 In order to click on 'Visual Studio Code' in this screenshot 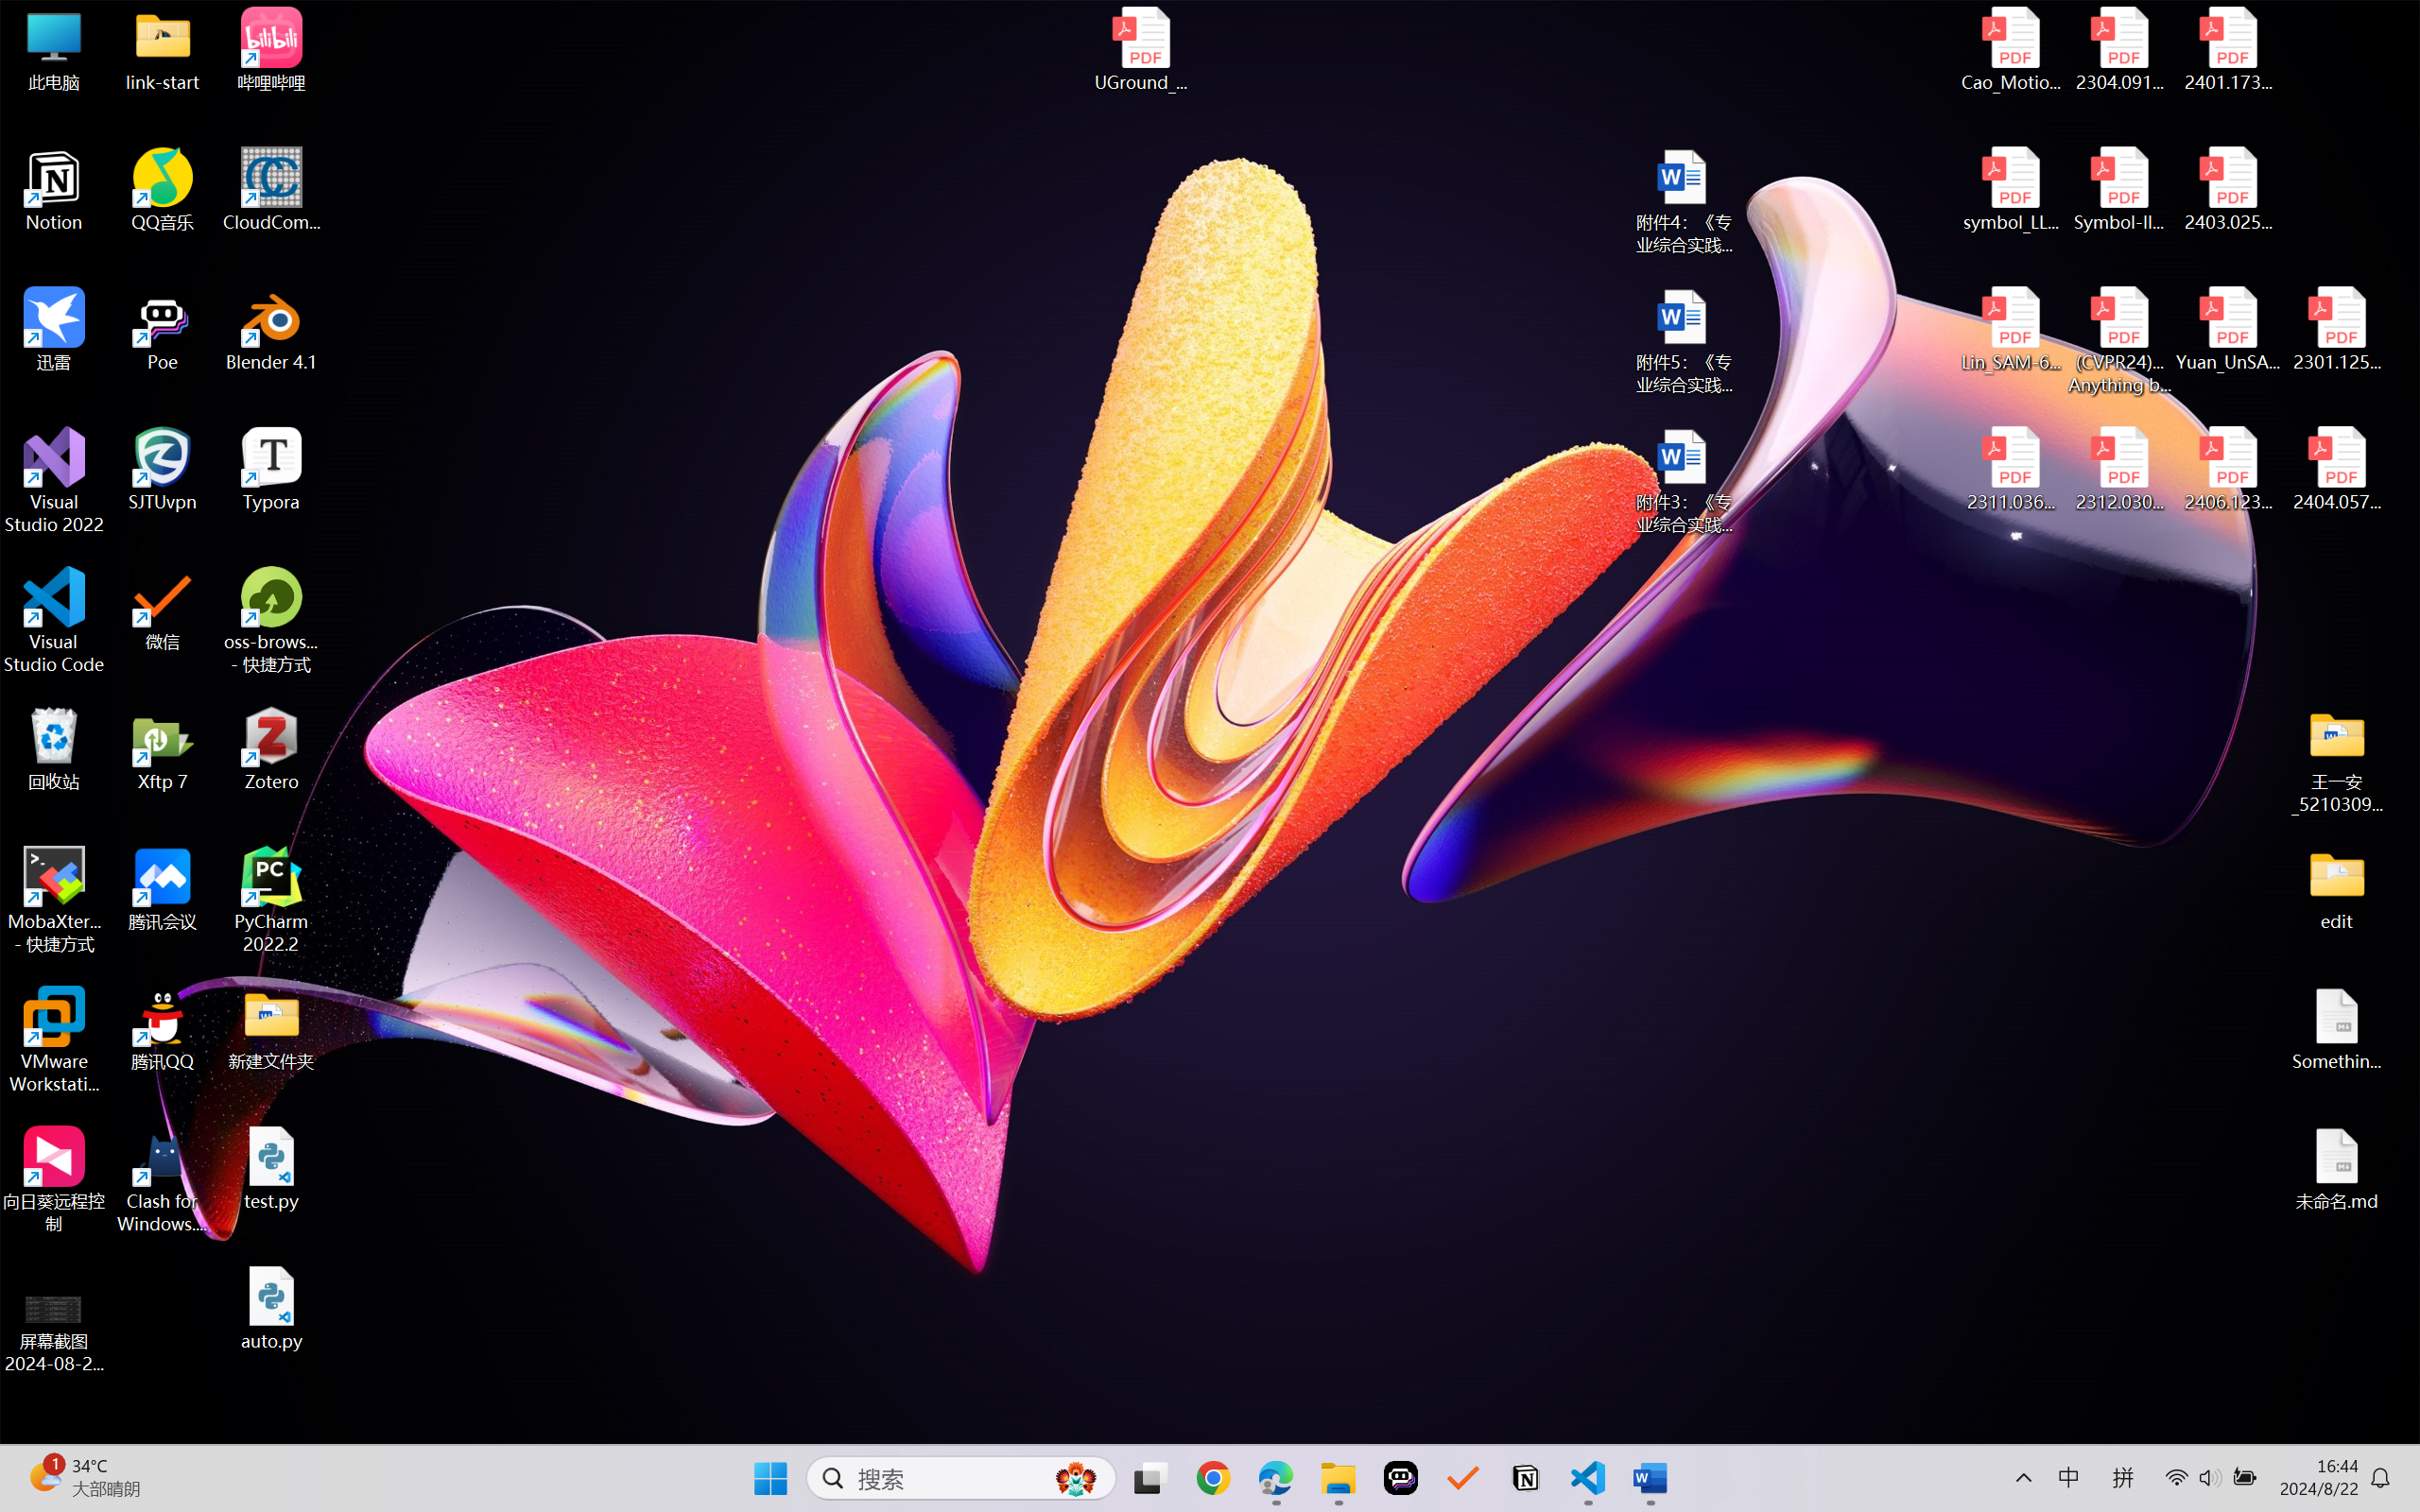, I will do `click(53, 619)`.